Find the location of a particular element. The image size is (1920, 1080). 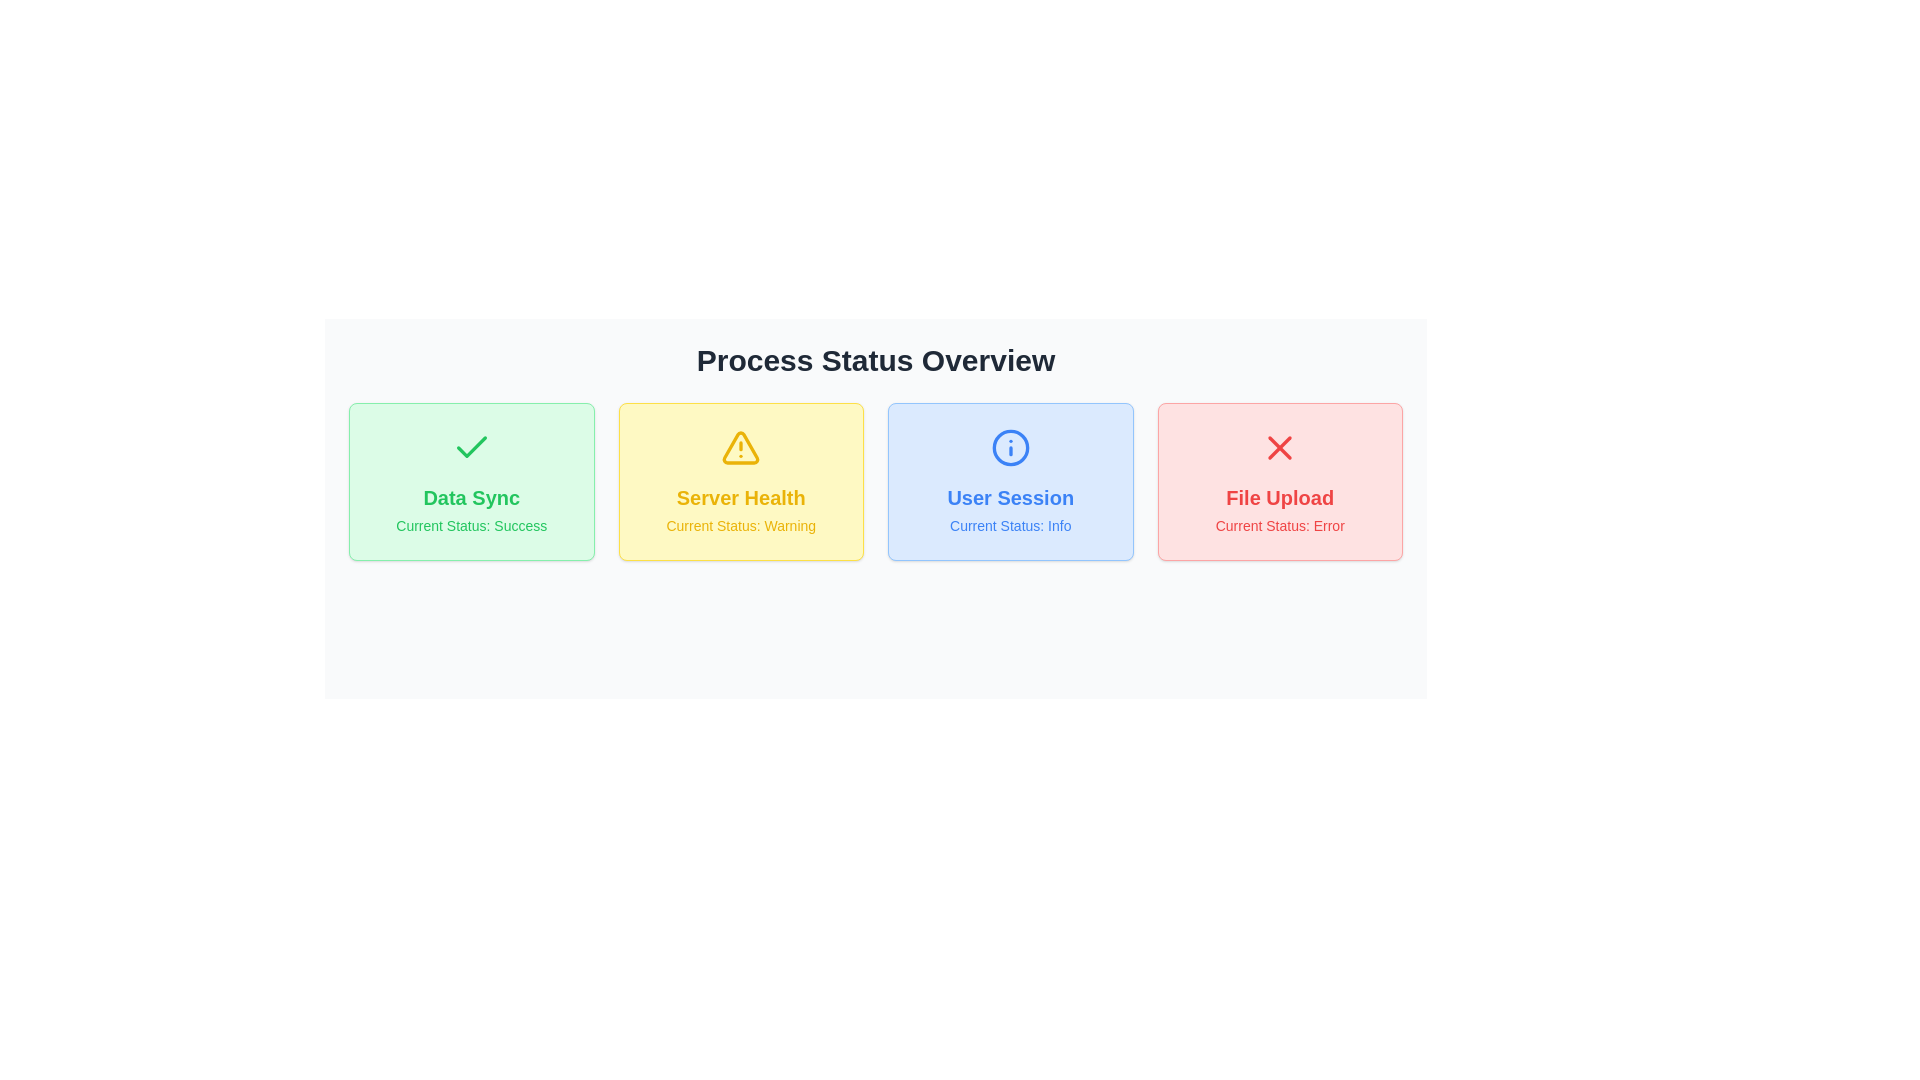

the triangular warning icon indicating the 'Server Health' status within the 'Process Status Overview' section is located at coordinates (740, 446).